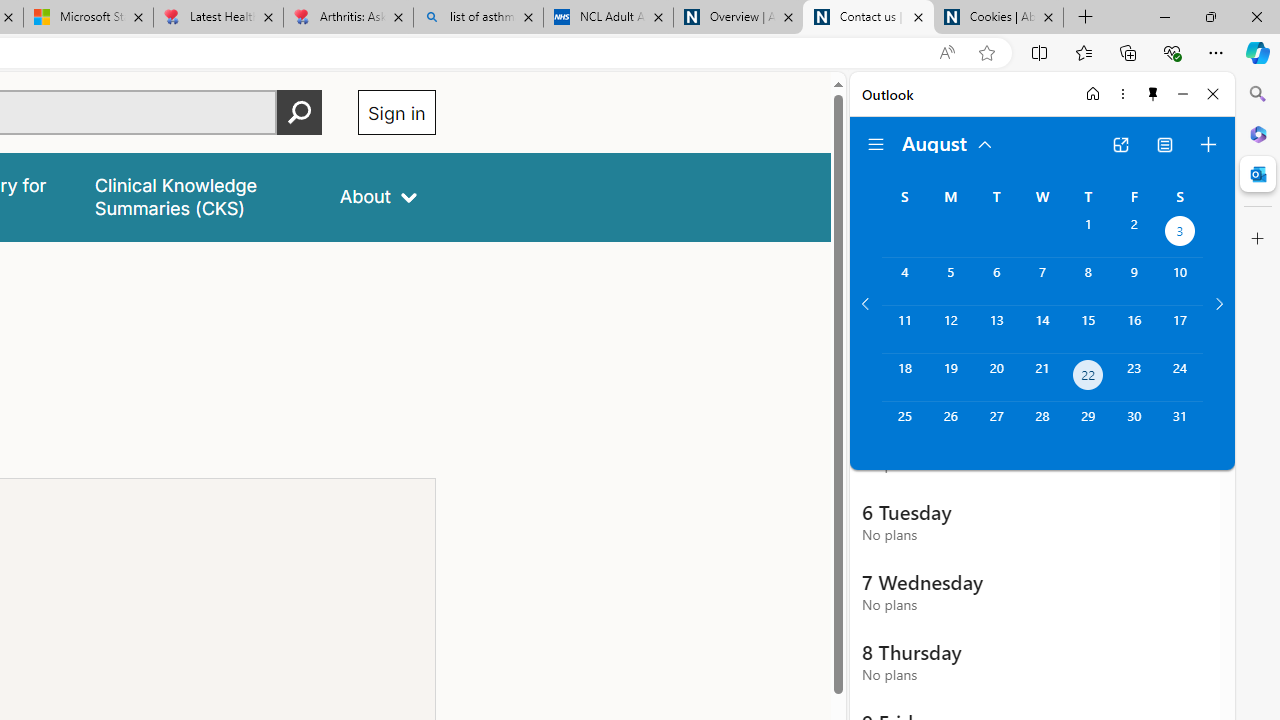 This screenshot has width=1280, height=720. Describe the element at coordinates (1087, 281) in the screenshot. I see `'Thursday, August 8, 2024. '` at that location.